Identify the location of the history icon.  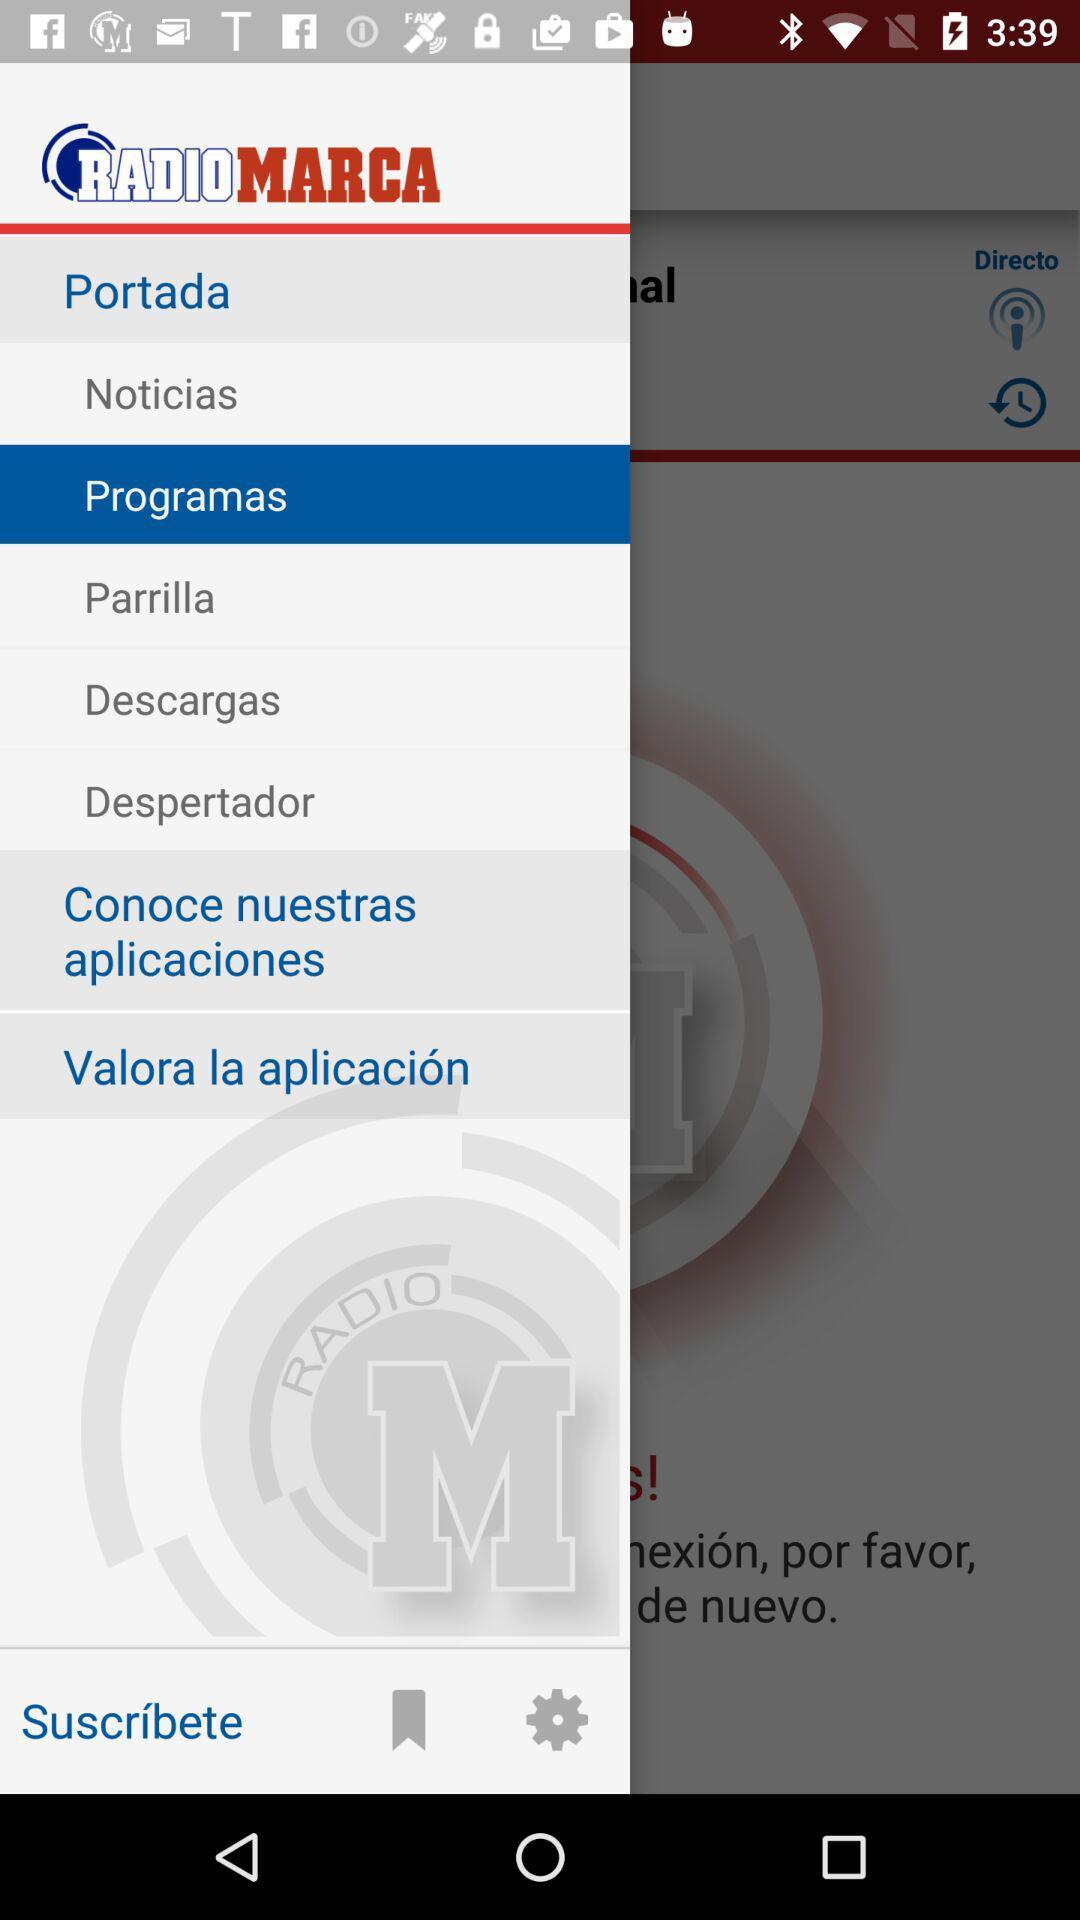
(1017, 401).